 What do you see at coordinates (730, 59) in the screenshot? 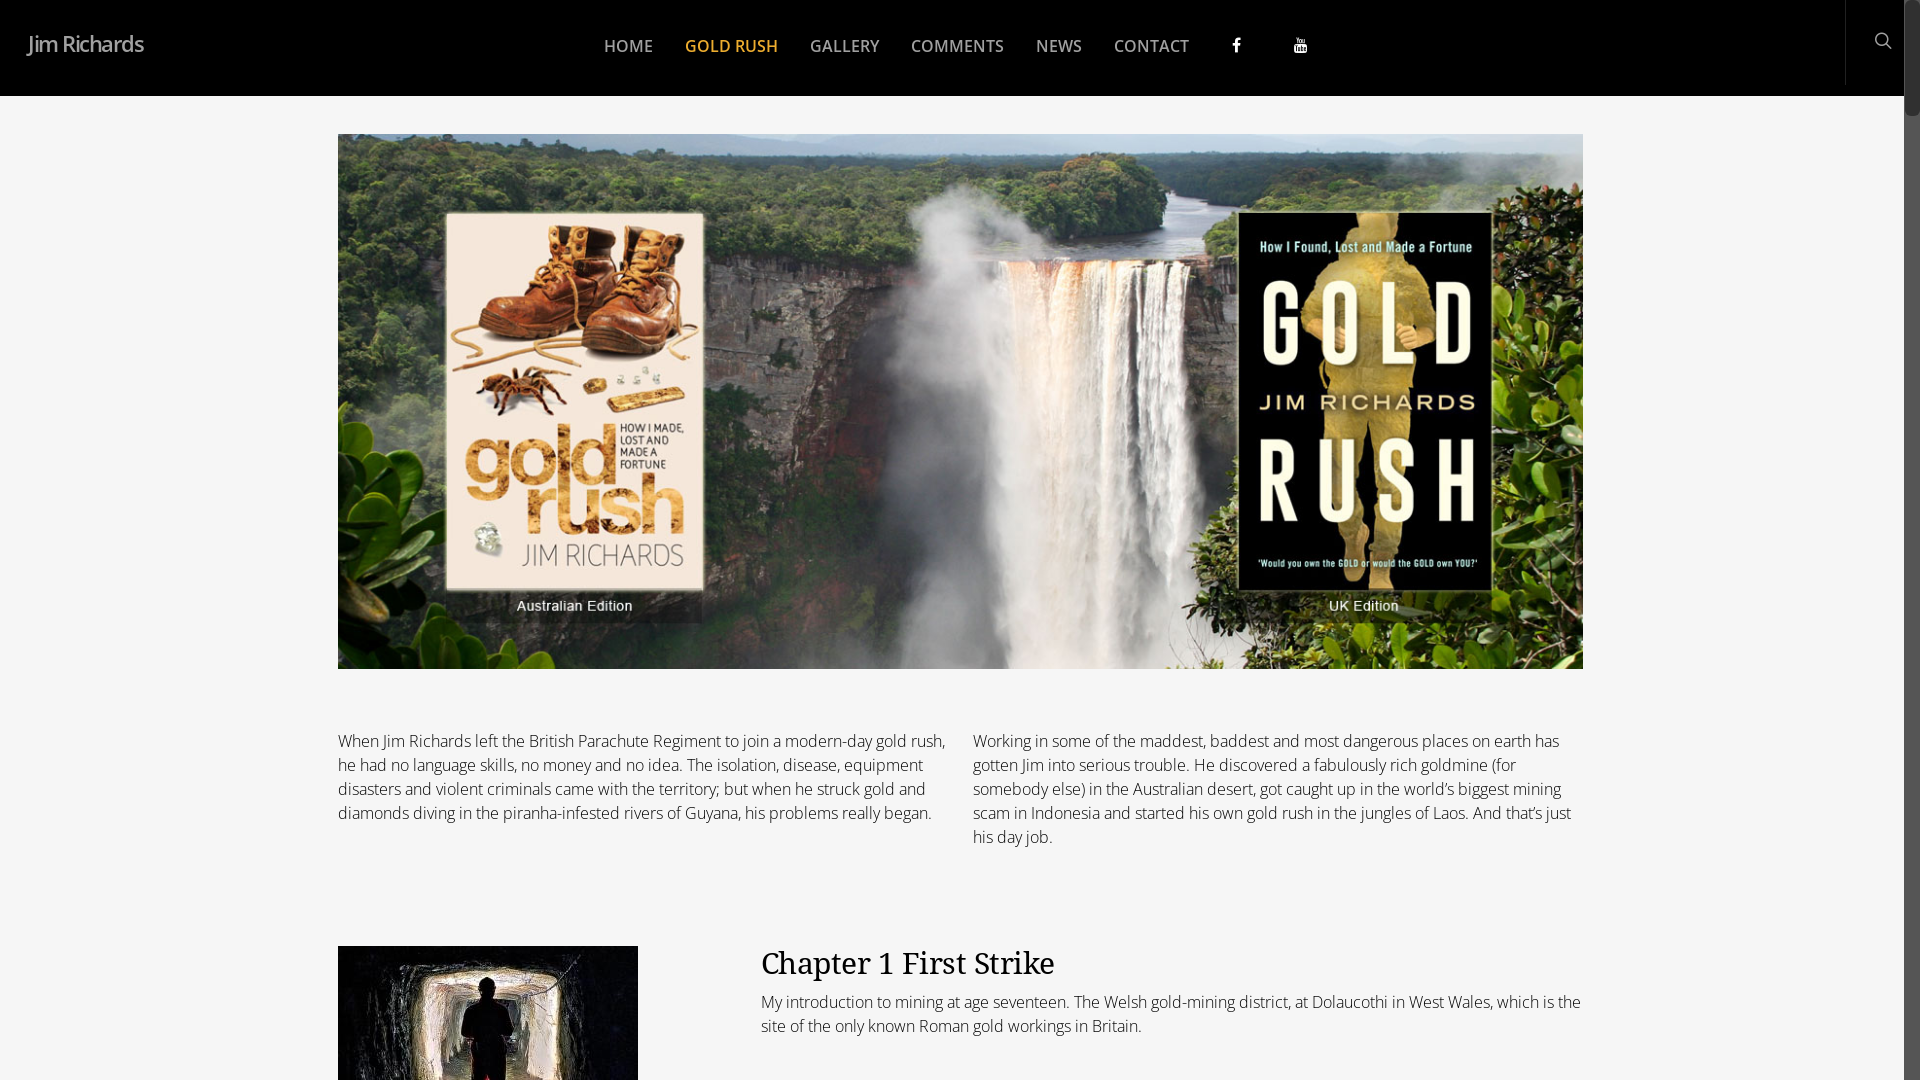
I see `'GOLD RUSH'` at bounding box center [730, 59].